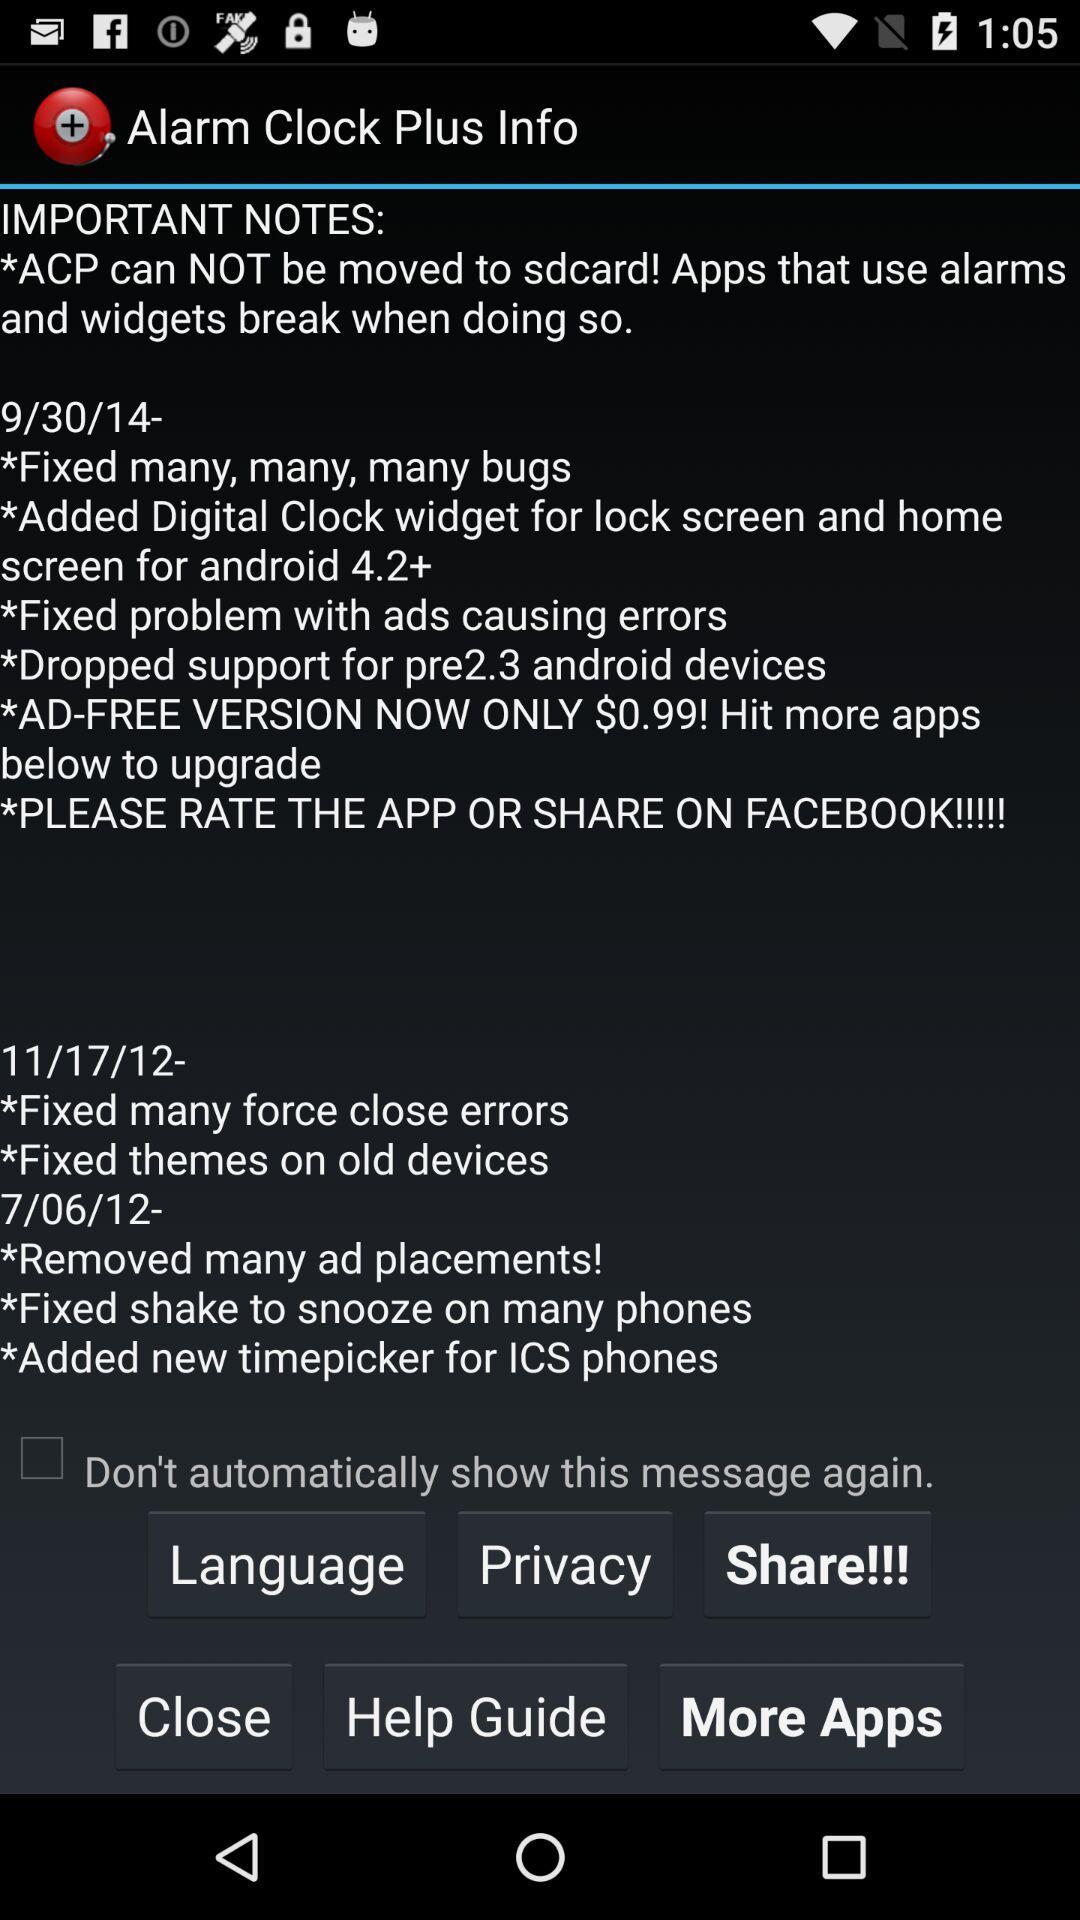 This screenshot has width=1080, height=1920. What do you see at coordinates (42, 1458) in the screenshot?
I see `app below the important notes acp` at bounding box center [42, 1458].